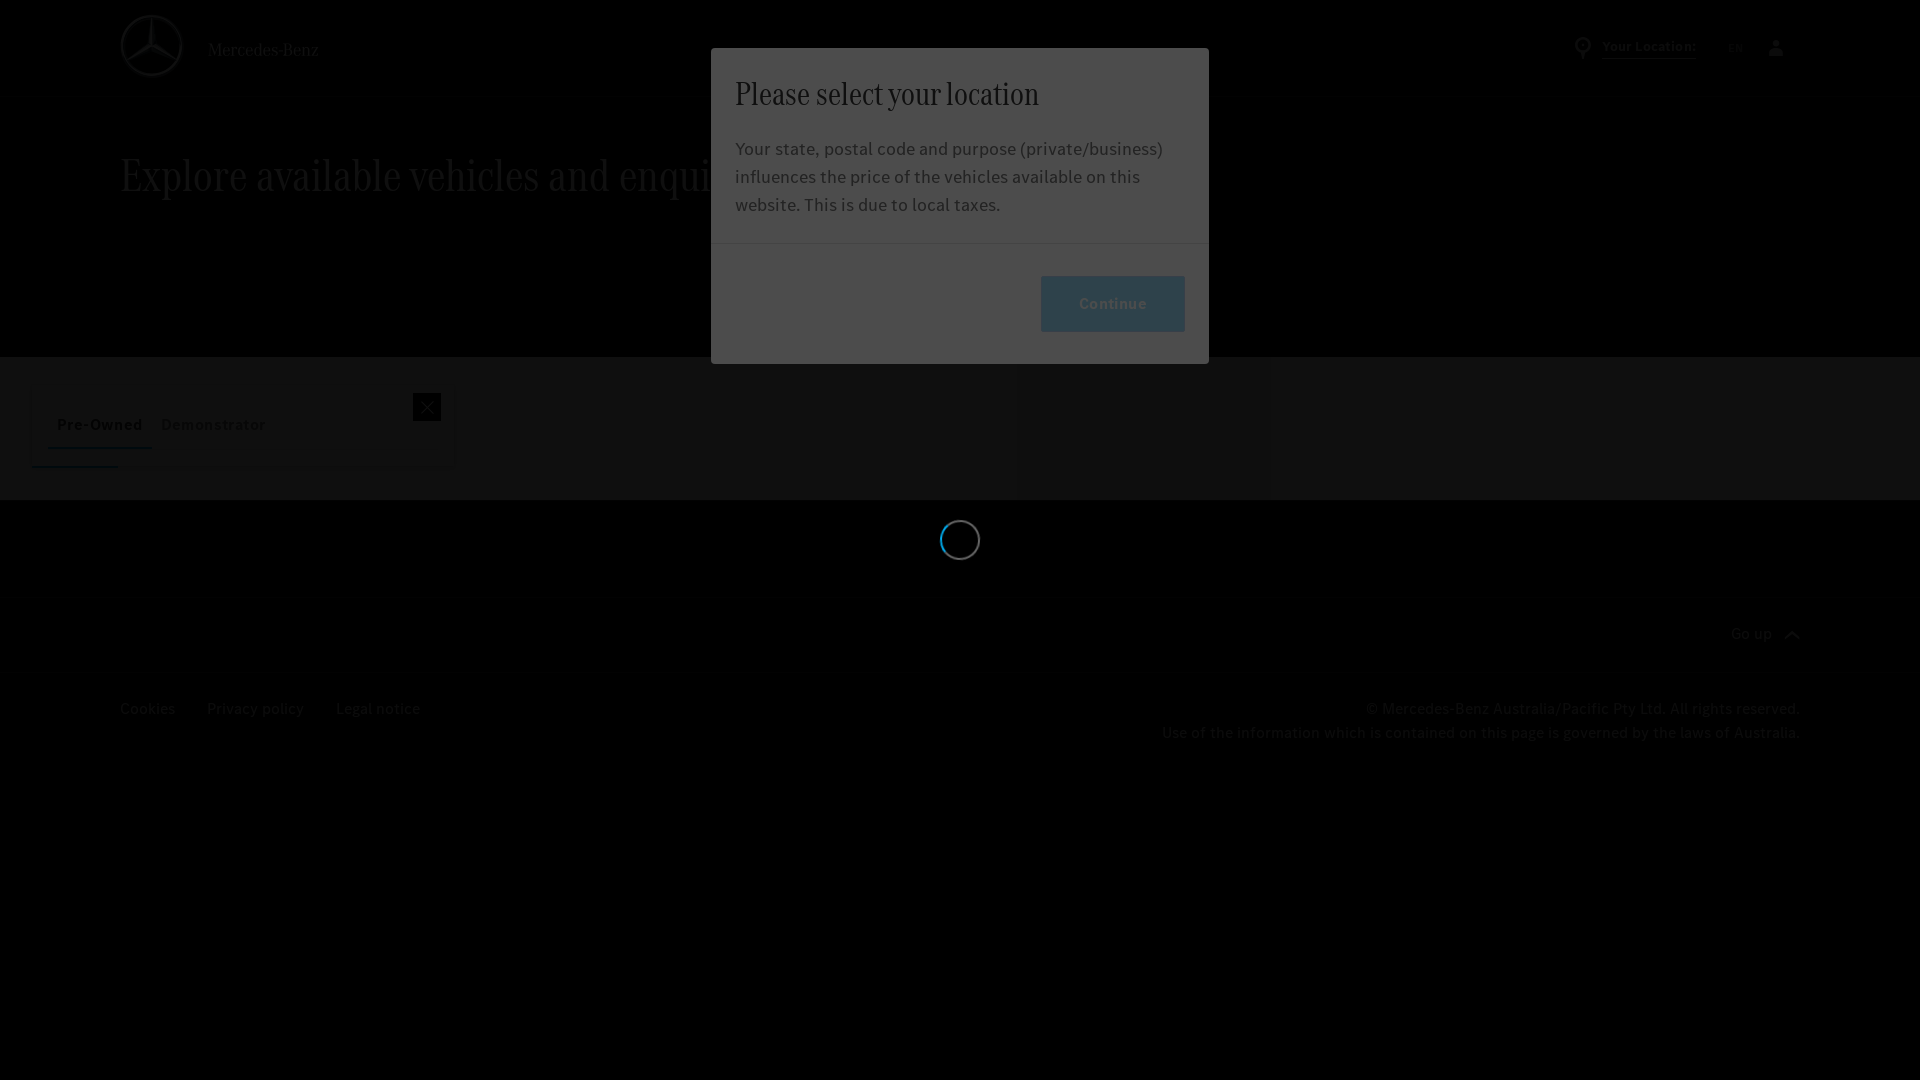 The height and width of the screenshot is (1080, 1920). What do you see at coordinates (99, 423) in the screenshot?
I see `'Pre-Owned'` at bounding box center [99, 423].